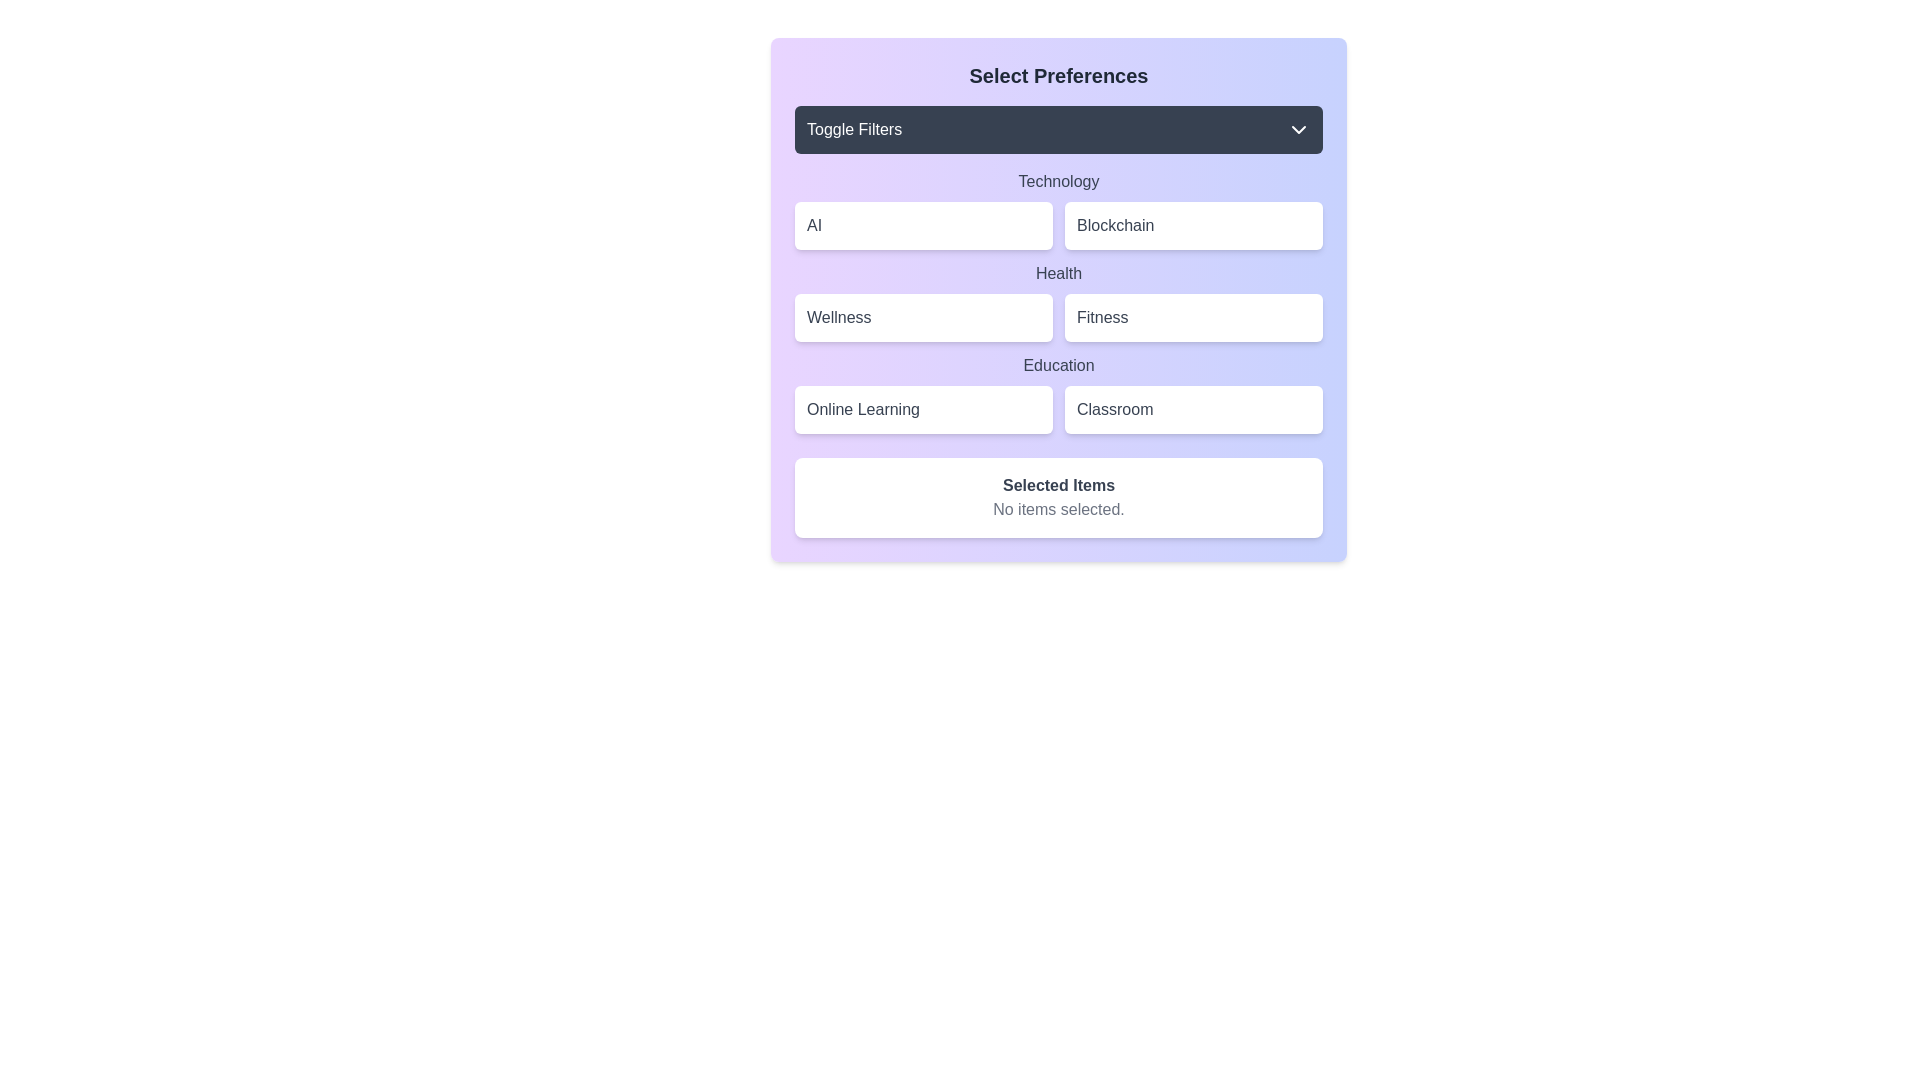  What do you see at coordinates (1194, 225) in the screenshot?
I see `the rectangular button with rounded corners labeled 'Blockchain'` at bounding box center [1194, 225].